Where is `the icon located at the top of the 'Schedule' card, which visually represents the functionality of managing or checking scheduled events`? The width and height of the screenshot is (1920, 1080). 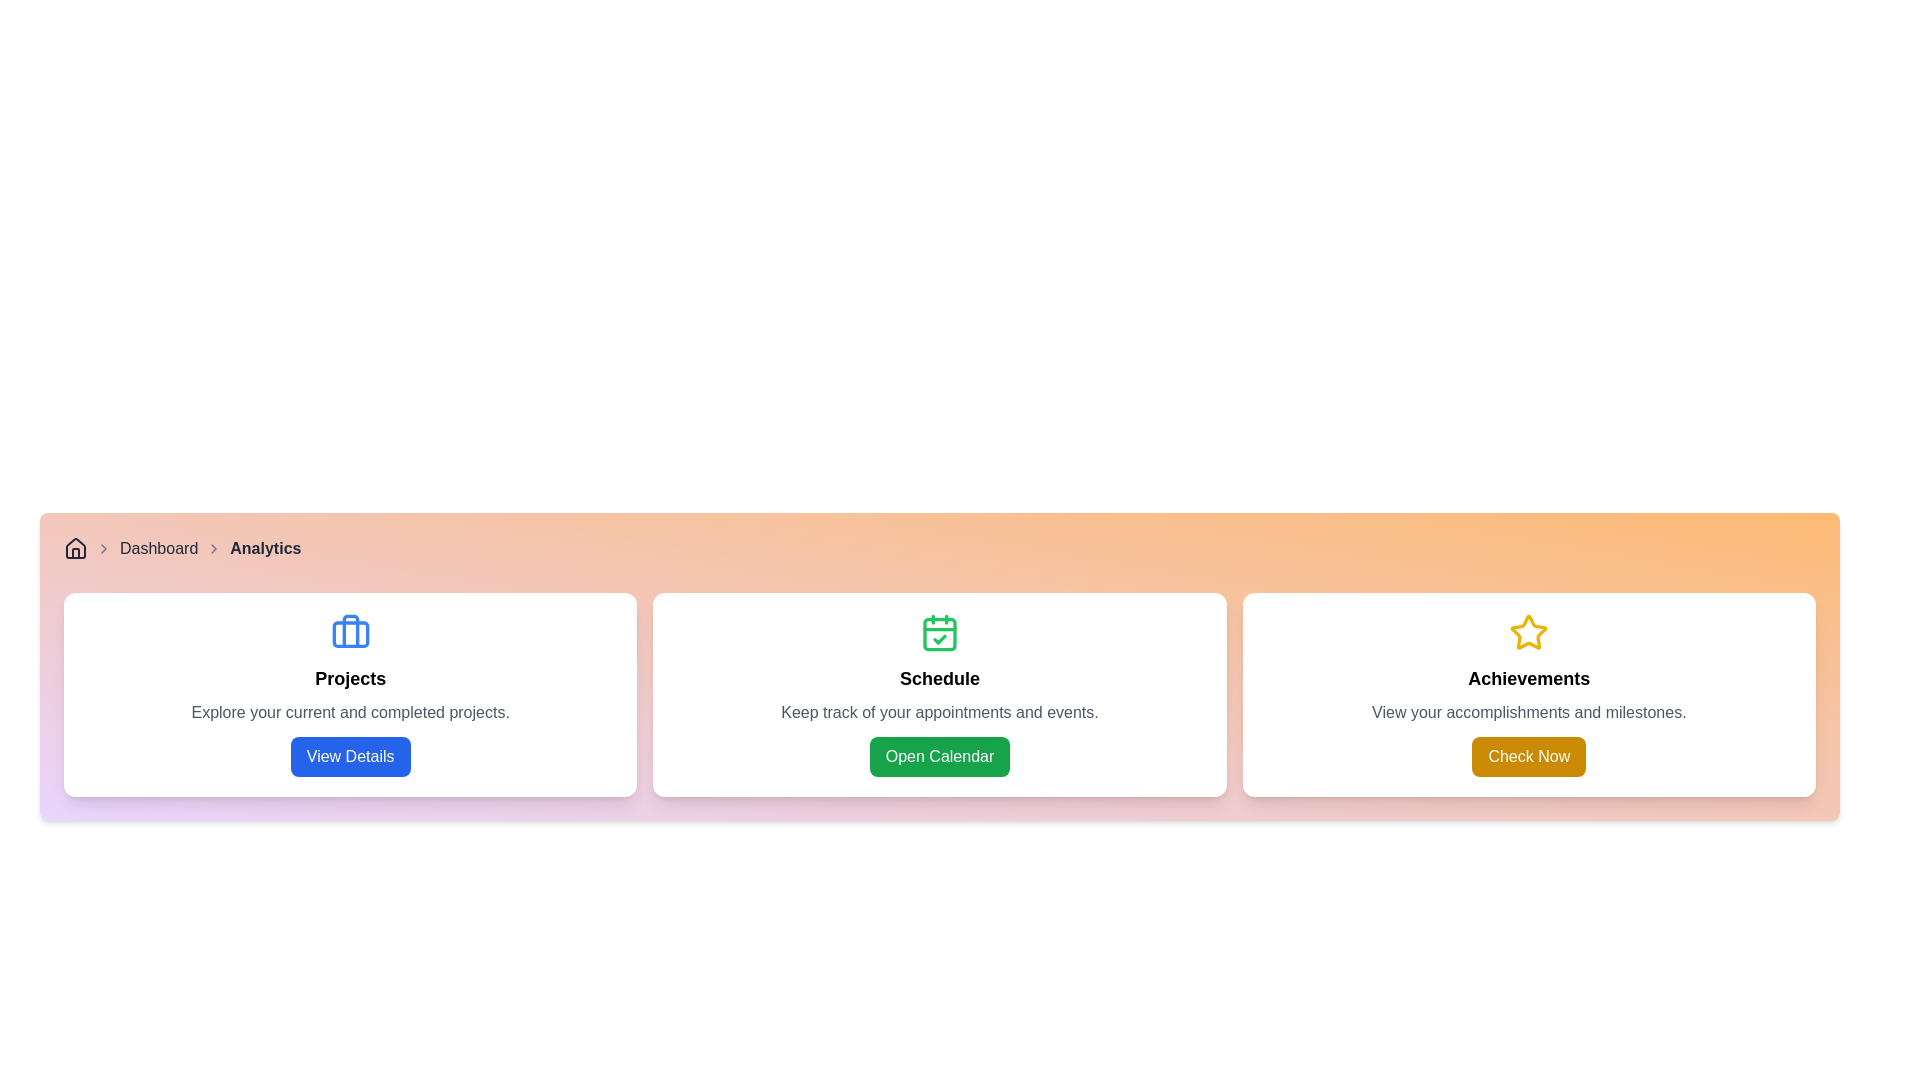 the icon located at the top of the 'Schedule' card, which visually represents the functionality of managing or checking scheduled events is located at coordinates (939, 632).